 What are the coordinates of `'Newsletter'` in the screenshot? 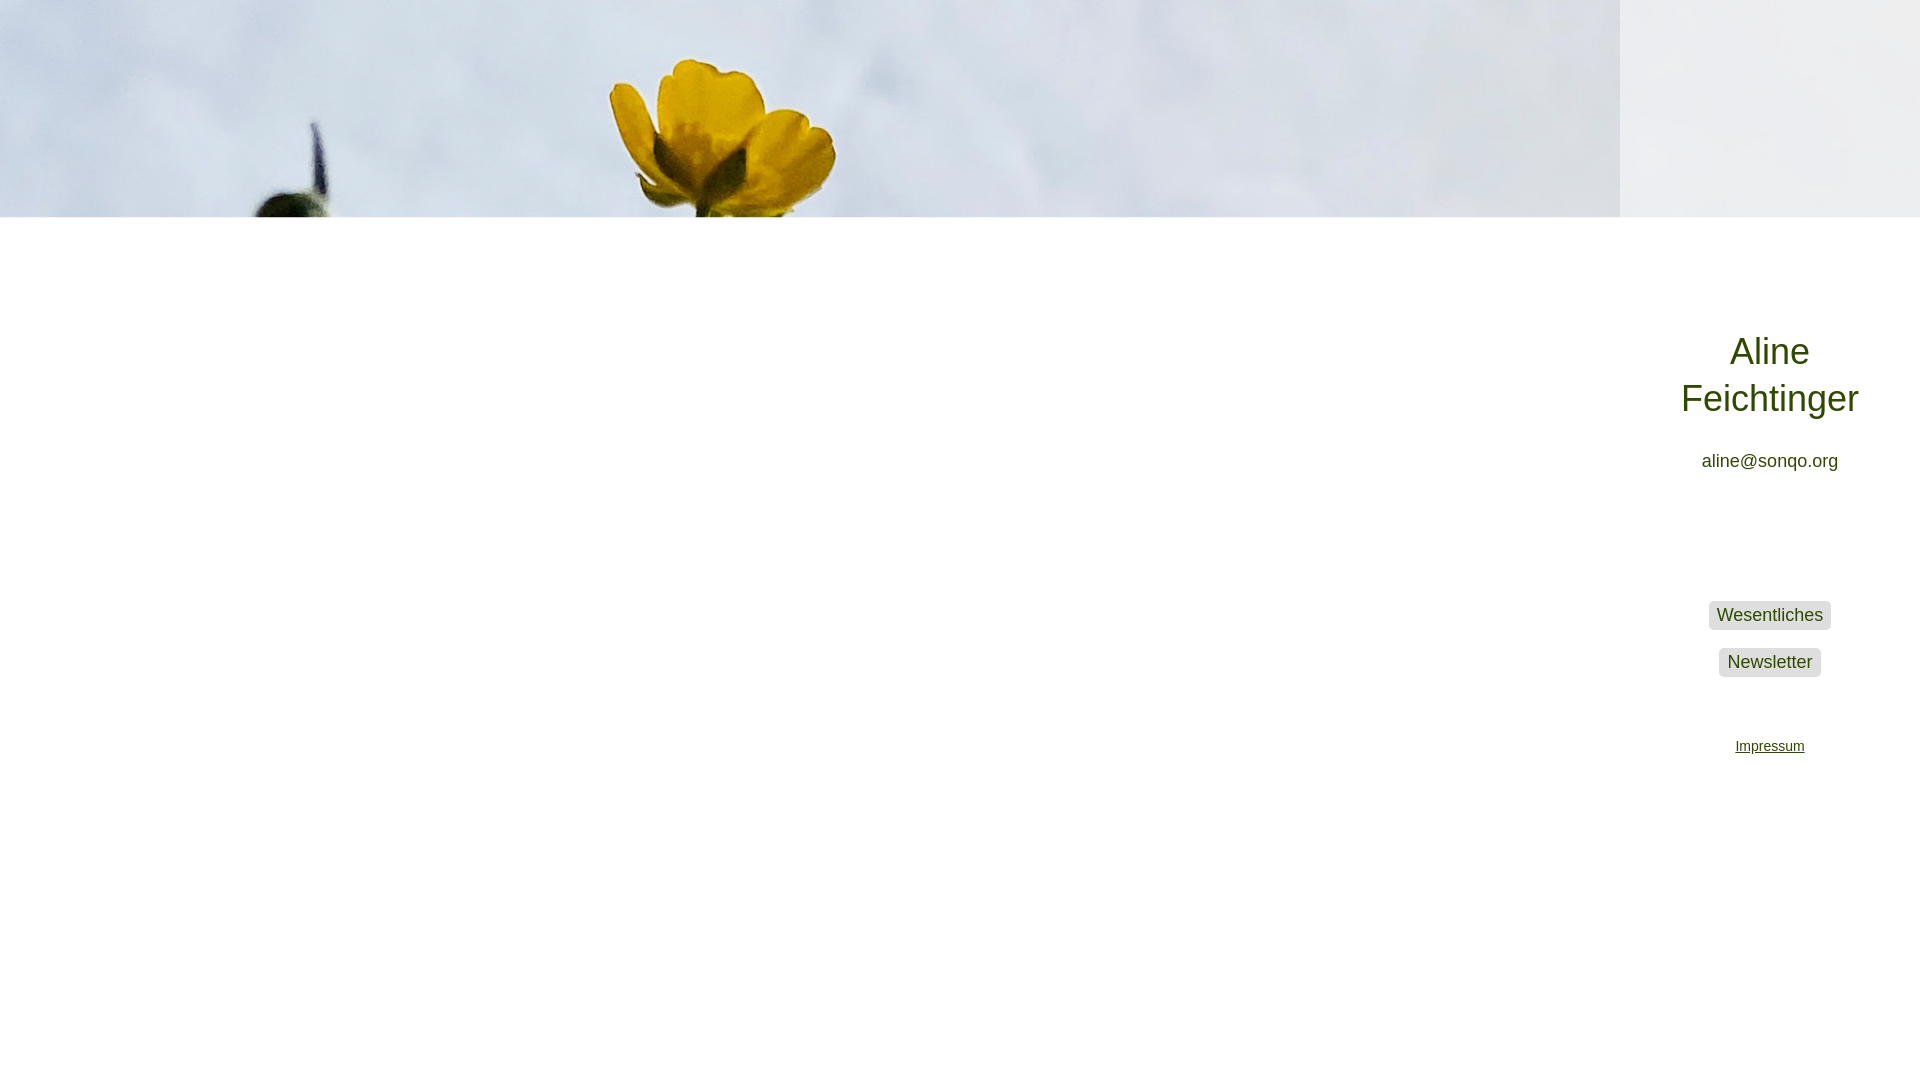 It's located at (1769, 662).